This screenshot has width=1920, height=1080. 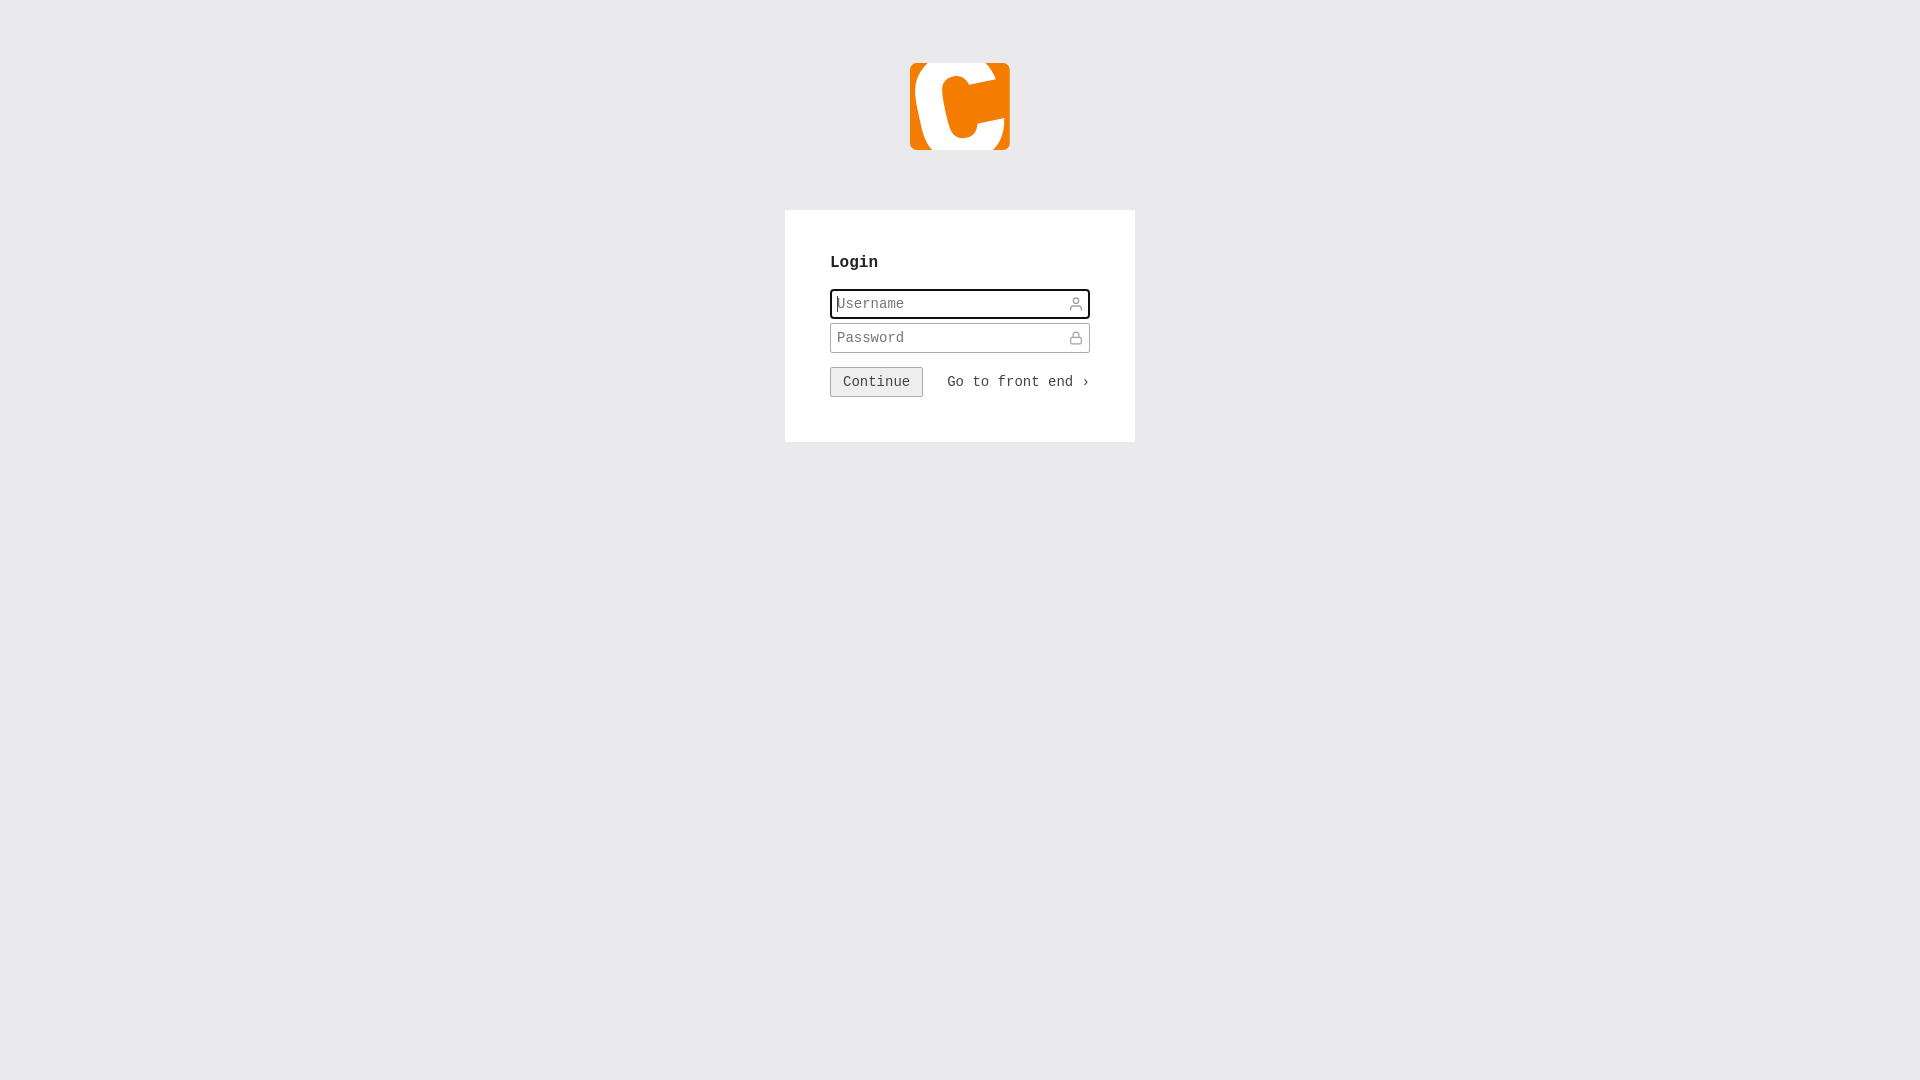 I want to click on 'Continue', so click(x=876, y=381).